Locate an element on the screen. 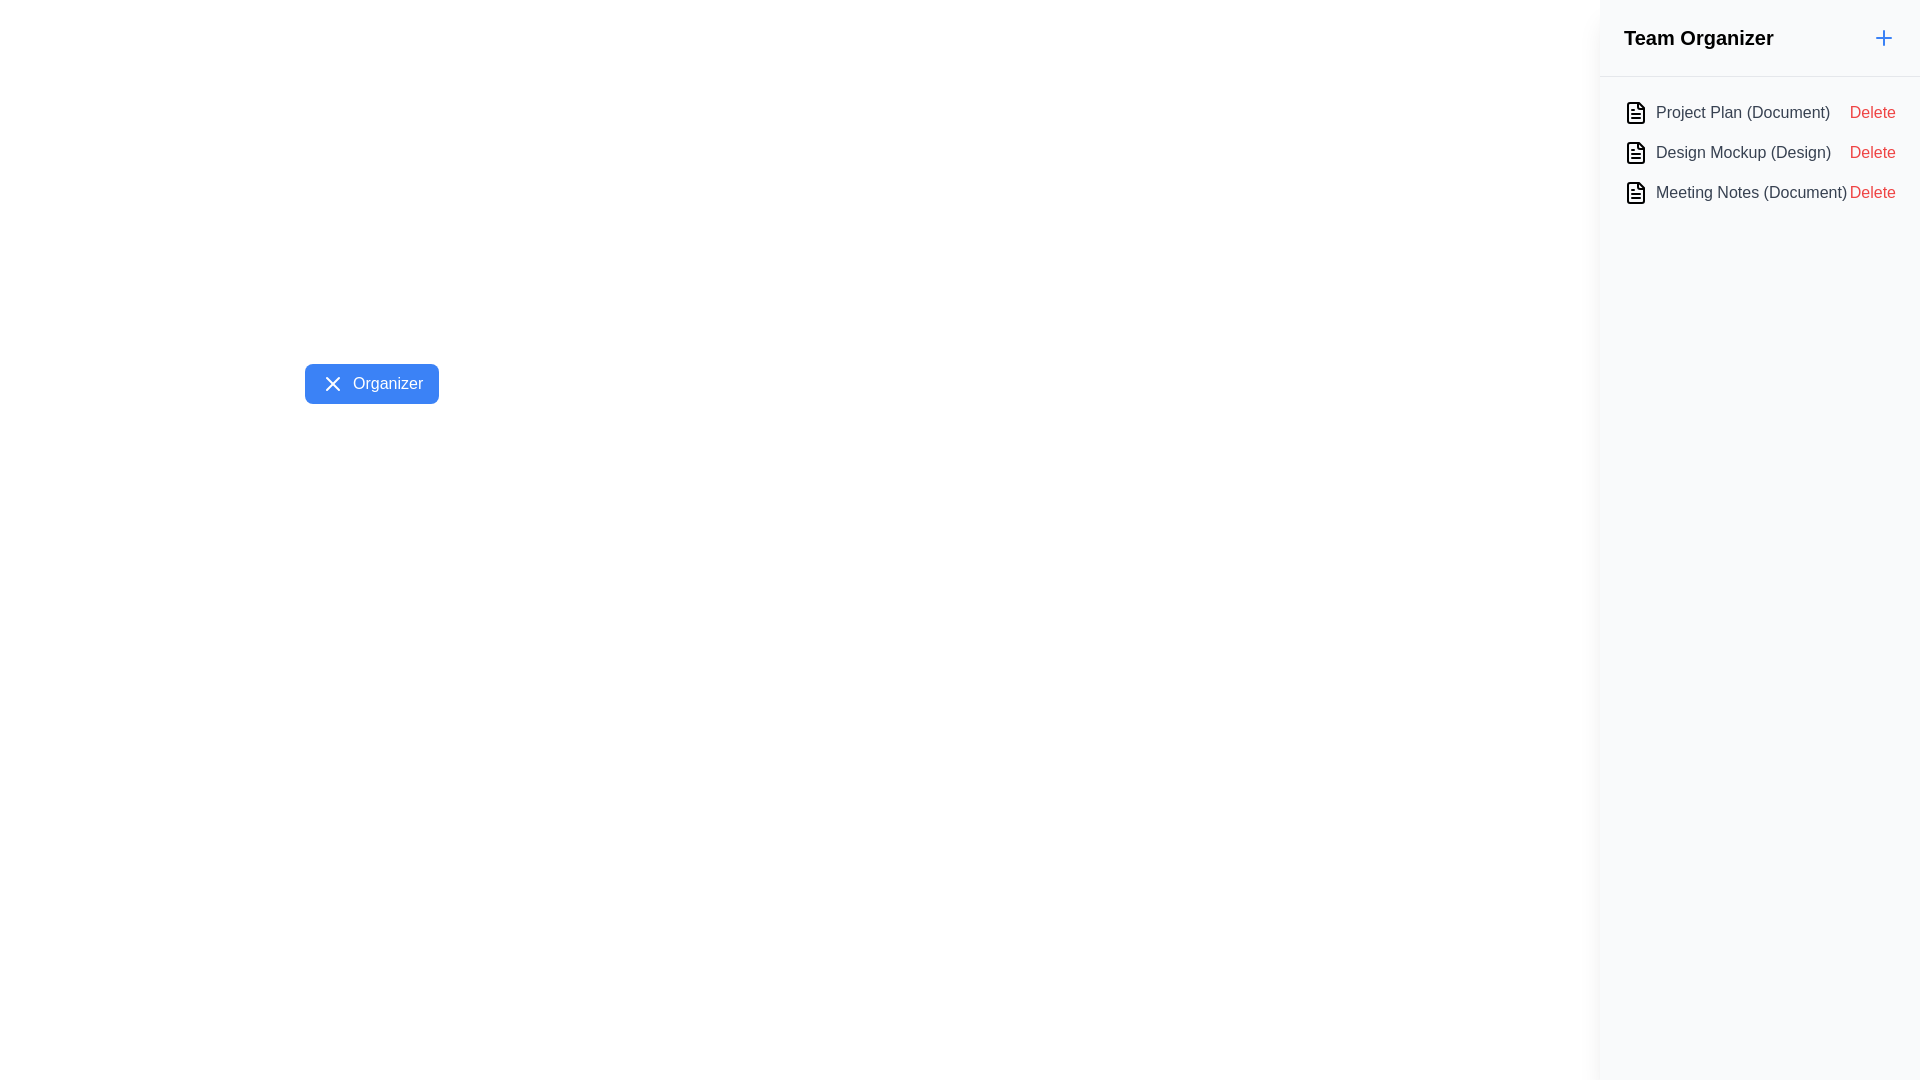 Image resolution: width=1920 pixels, height=1080 pixels. text 'Meeting Notes (Document)' from the label located in the list of items on the right side of the interface, positioned below 'Design Mockup (Design)' and above the 'Delete' button is located at coordinates (1734, 192).